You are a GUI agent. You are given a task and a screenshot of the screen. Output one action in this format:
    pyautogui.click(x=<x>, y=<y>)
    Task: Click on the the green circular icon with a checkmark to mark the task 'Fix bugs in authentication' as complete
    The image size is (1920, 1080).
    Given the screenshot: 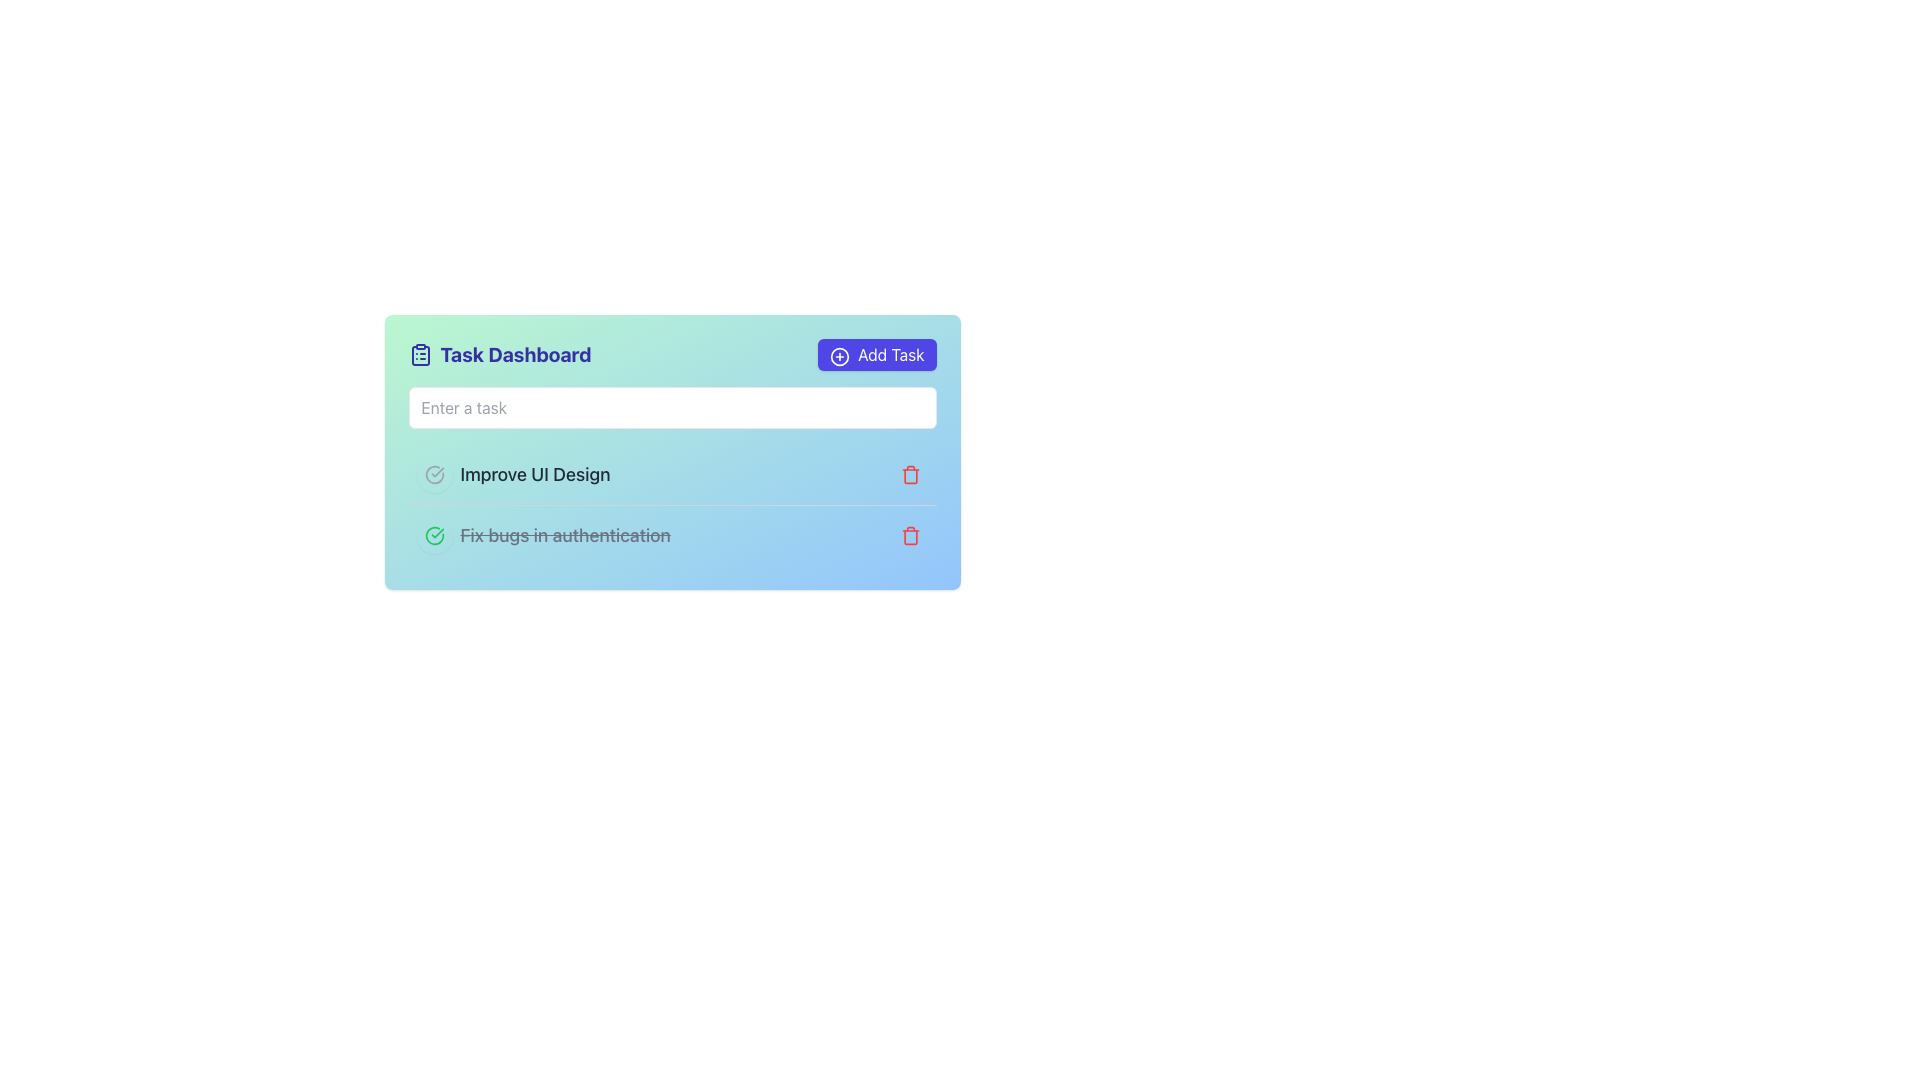 What is the action you would take?
    pyautogui.click(x=433, y=535)
    